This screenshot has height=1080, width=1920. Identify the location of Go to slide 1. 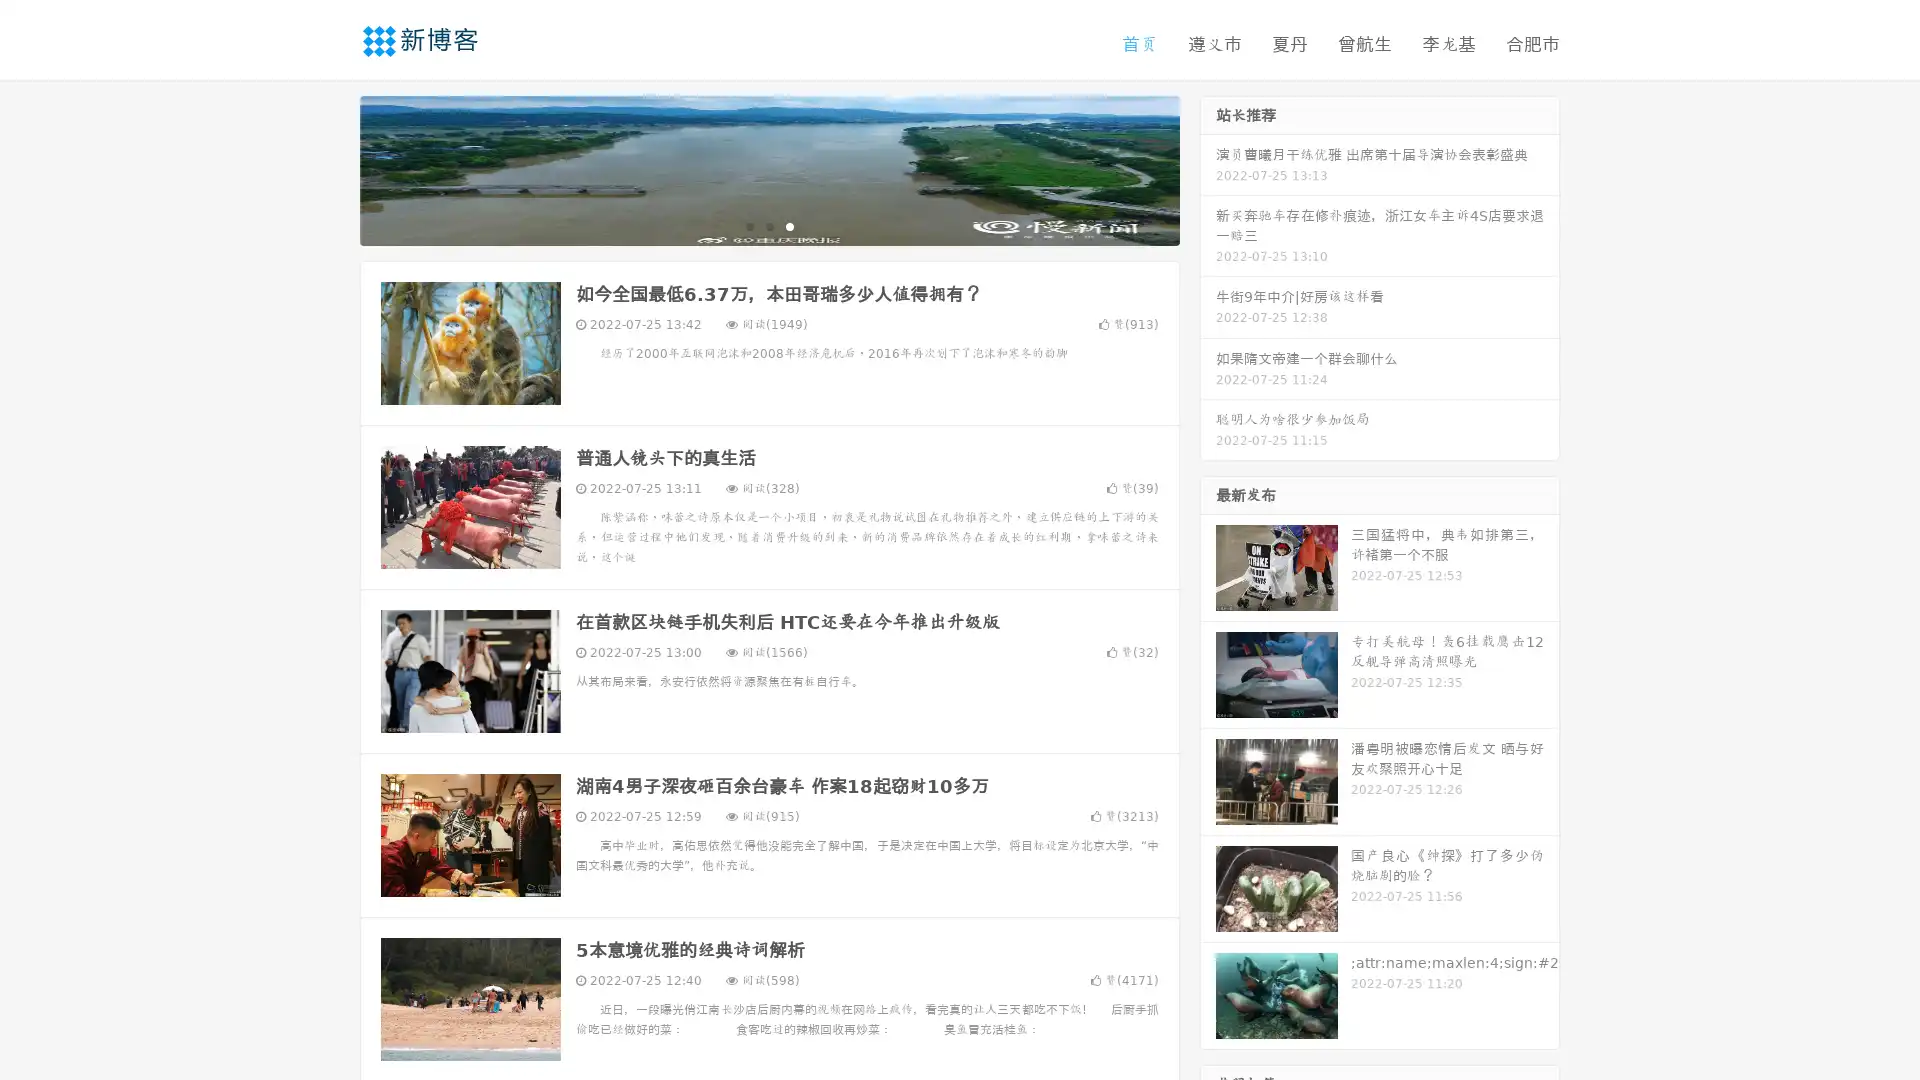
(748, 225).